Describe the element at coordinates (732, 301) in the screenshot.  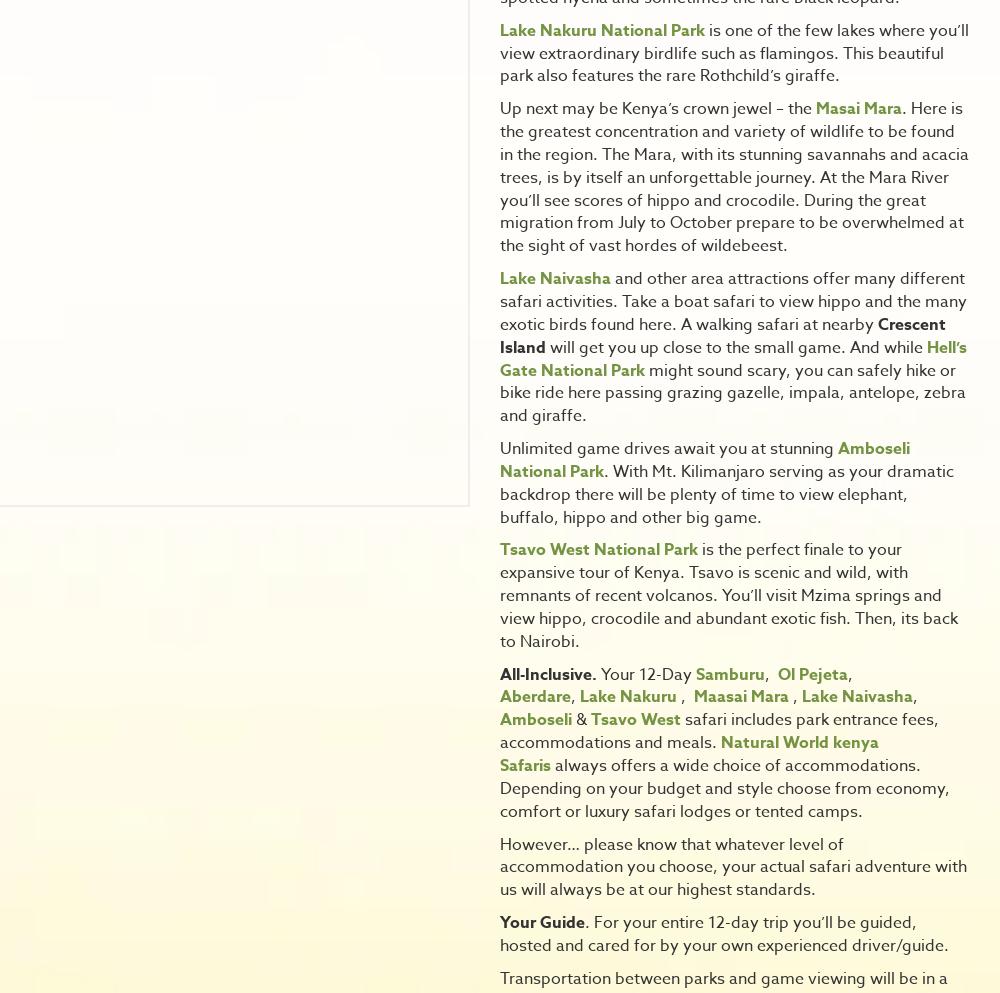
I see `'and other area attractions offer many different safari activities. Take a boat safari to view hippo and the many exotic birds found here. A walking safari at nearby'` at that location.